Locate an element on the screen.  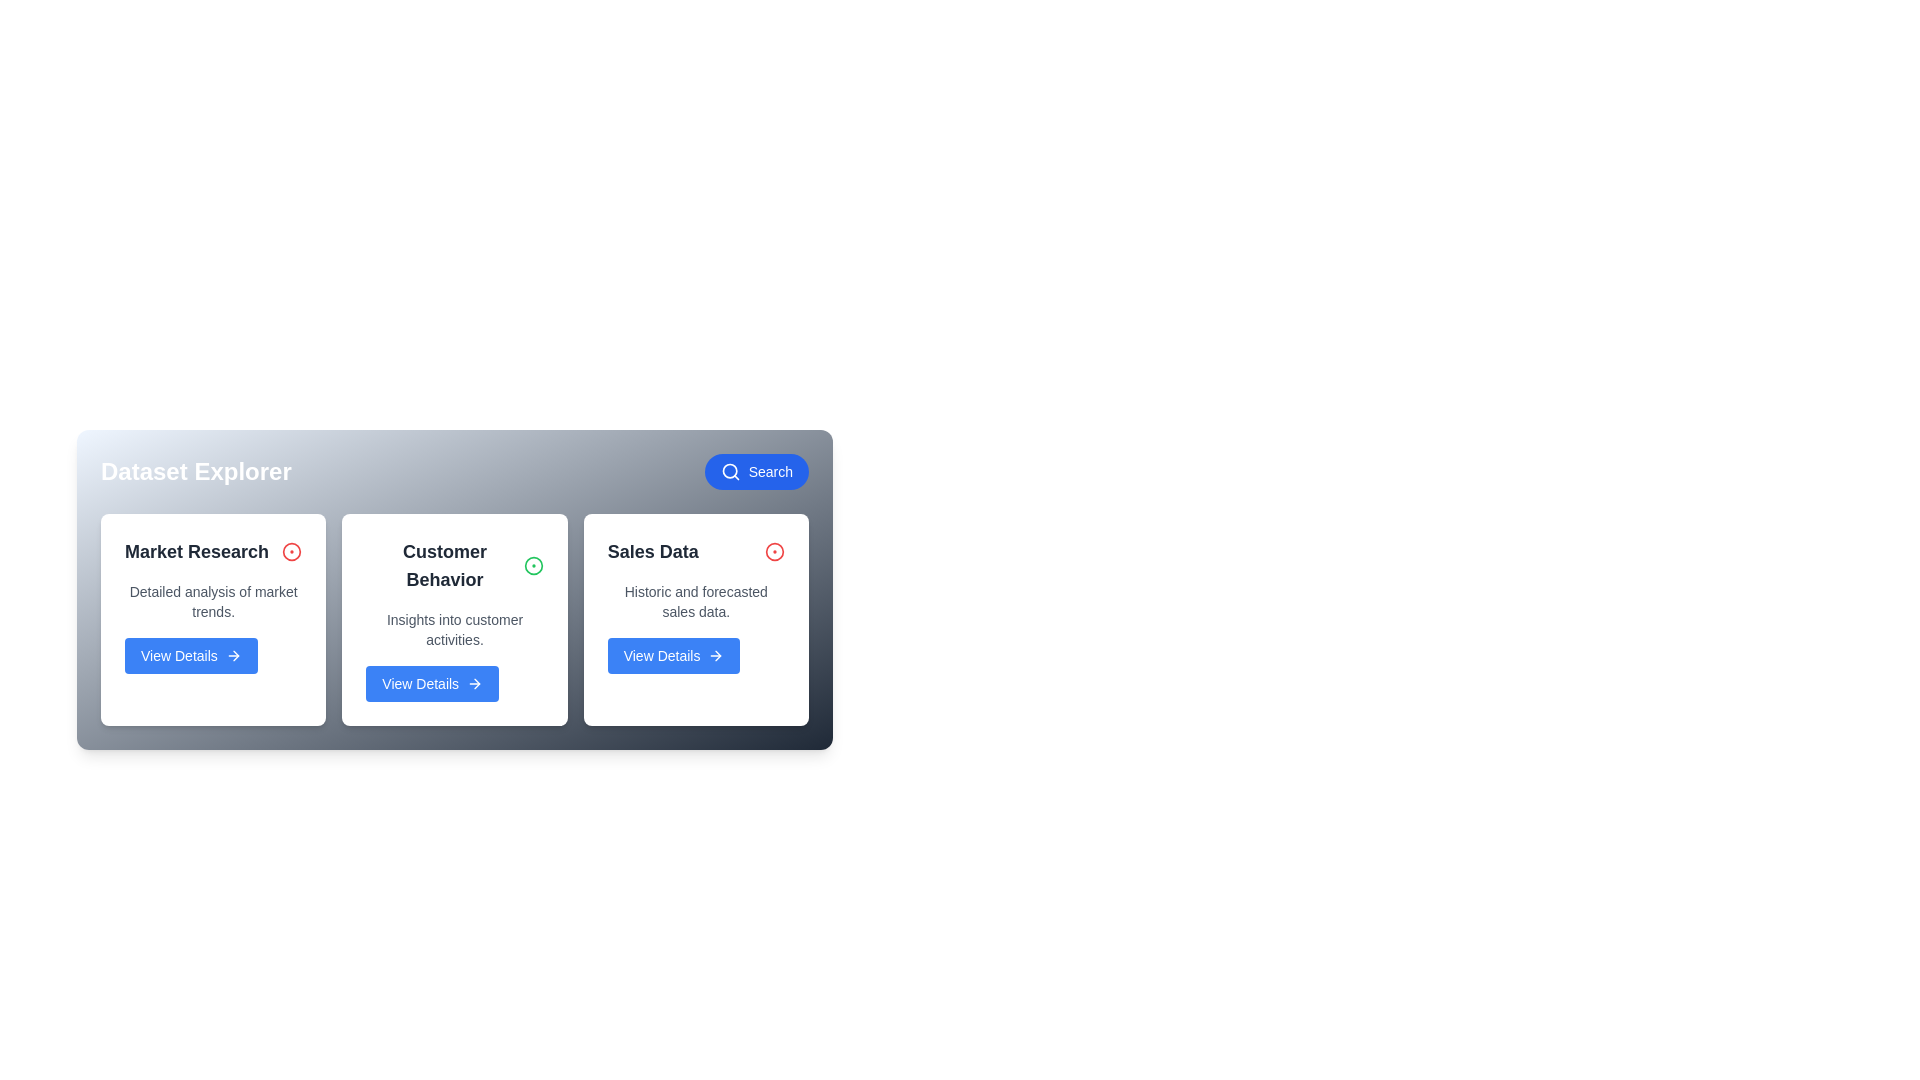
the 'View Details' button for the dataset named Customer Behavior is located at coordinates (431, 682).